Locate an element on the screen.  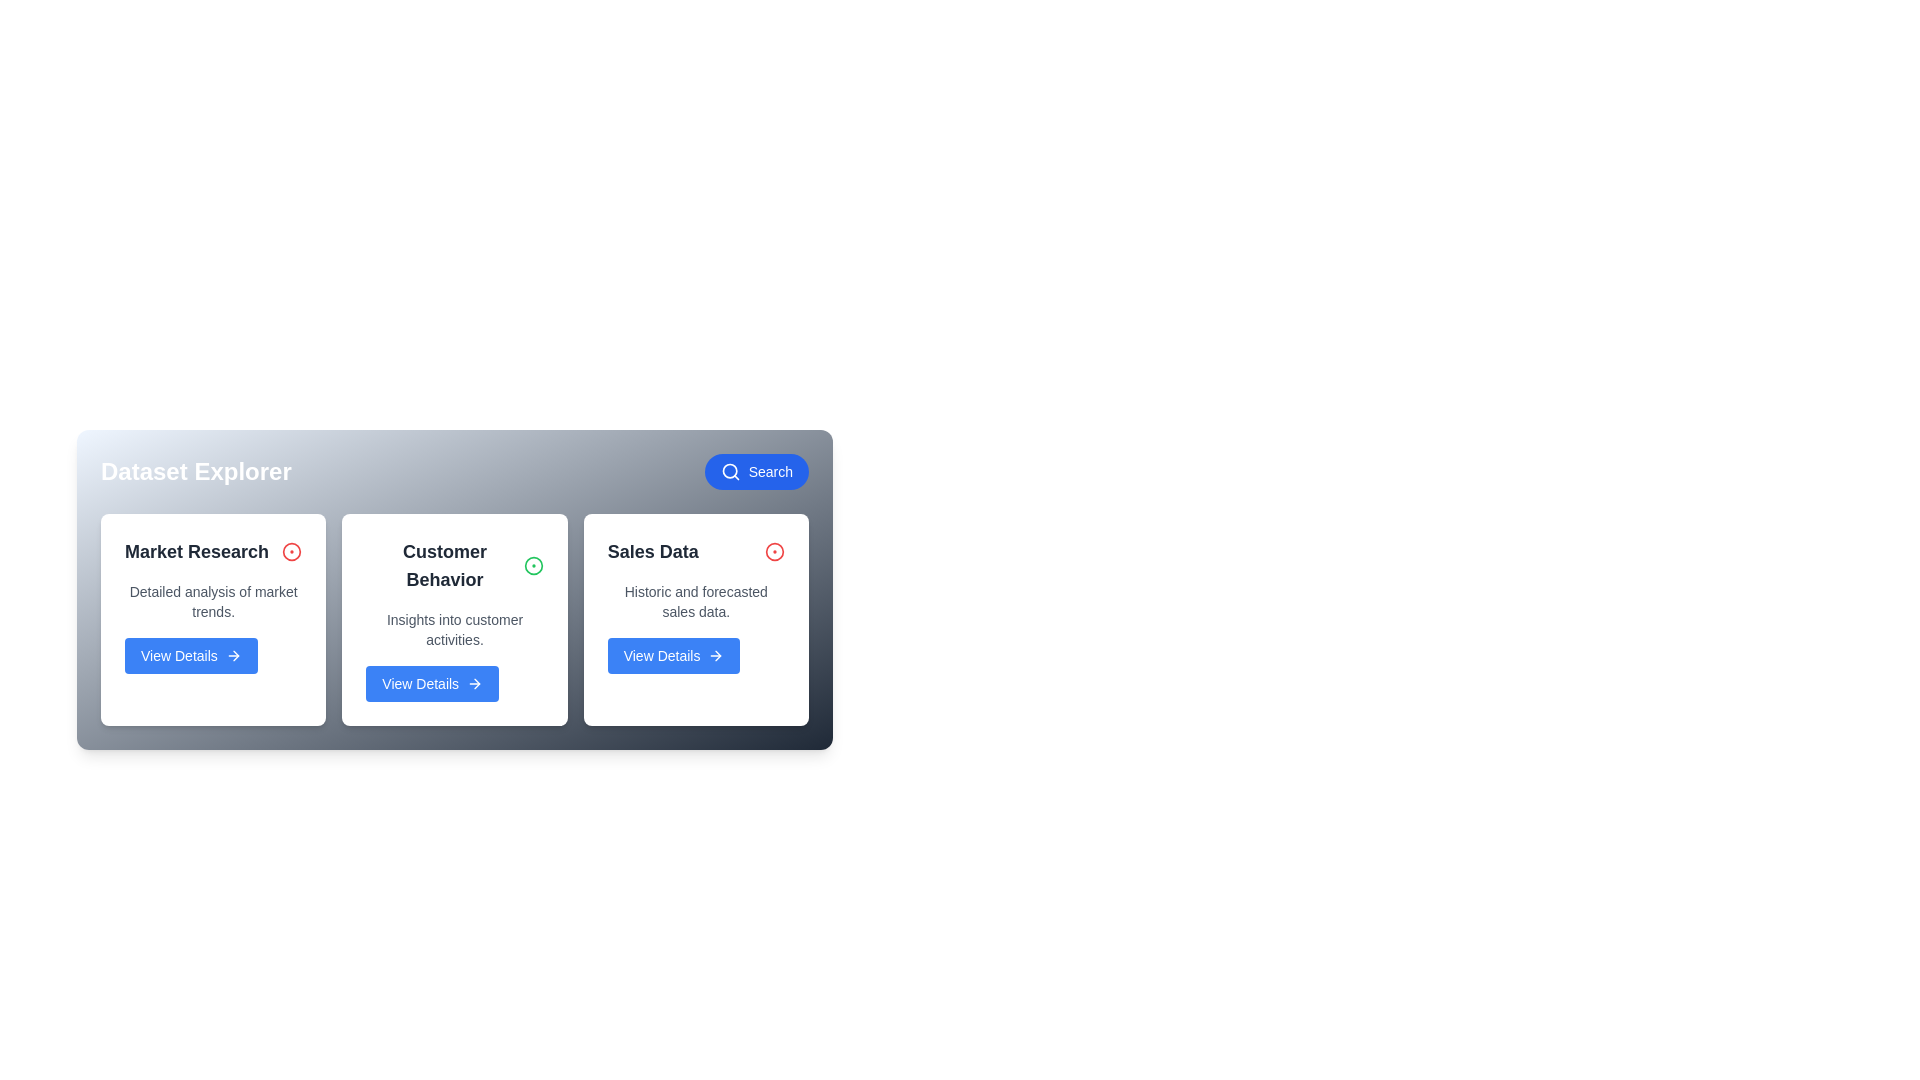
the 'View Details' button for the dataset named Customer Behavior is located at coordinates (431, 682).